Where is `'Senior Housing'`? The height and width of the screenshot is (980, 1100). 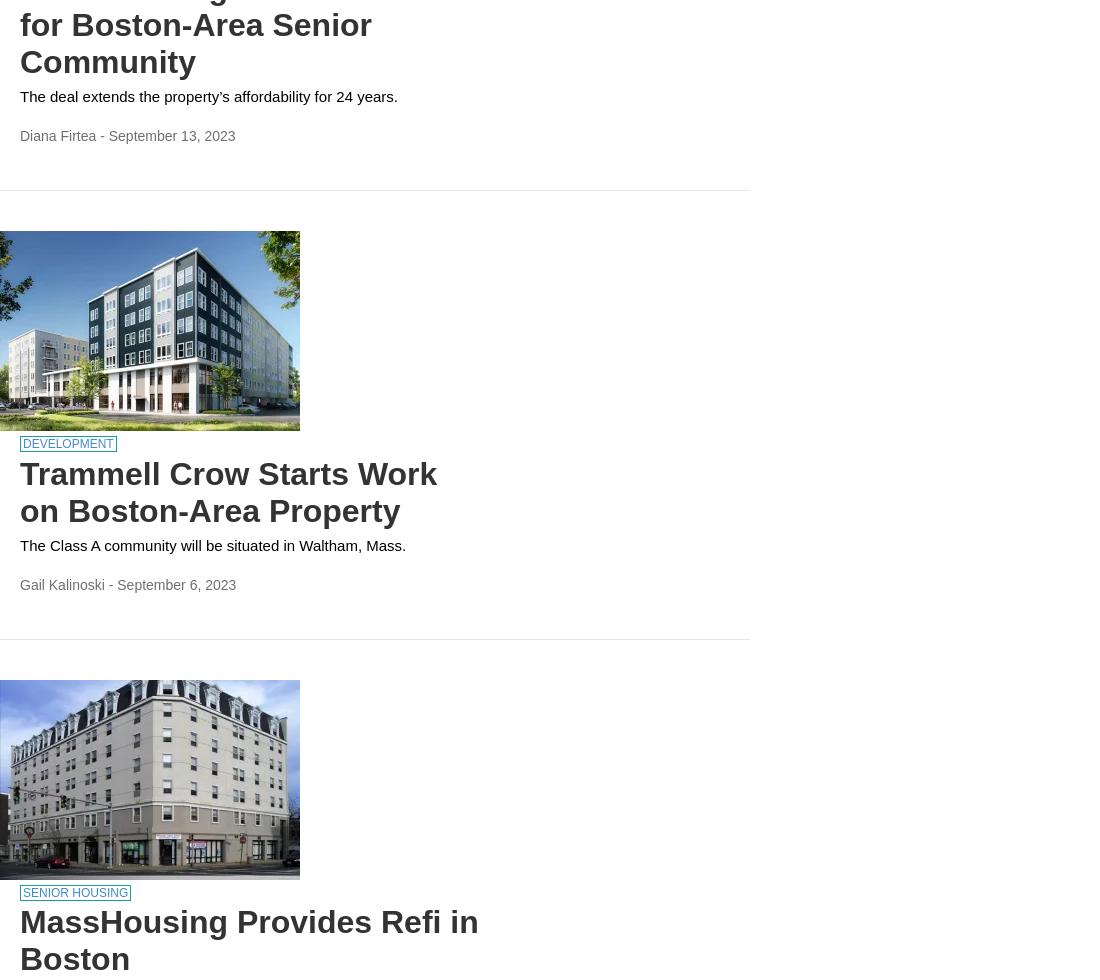 'Senior Housing' is located at coordinates (75, 891).